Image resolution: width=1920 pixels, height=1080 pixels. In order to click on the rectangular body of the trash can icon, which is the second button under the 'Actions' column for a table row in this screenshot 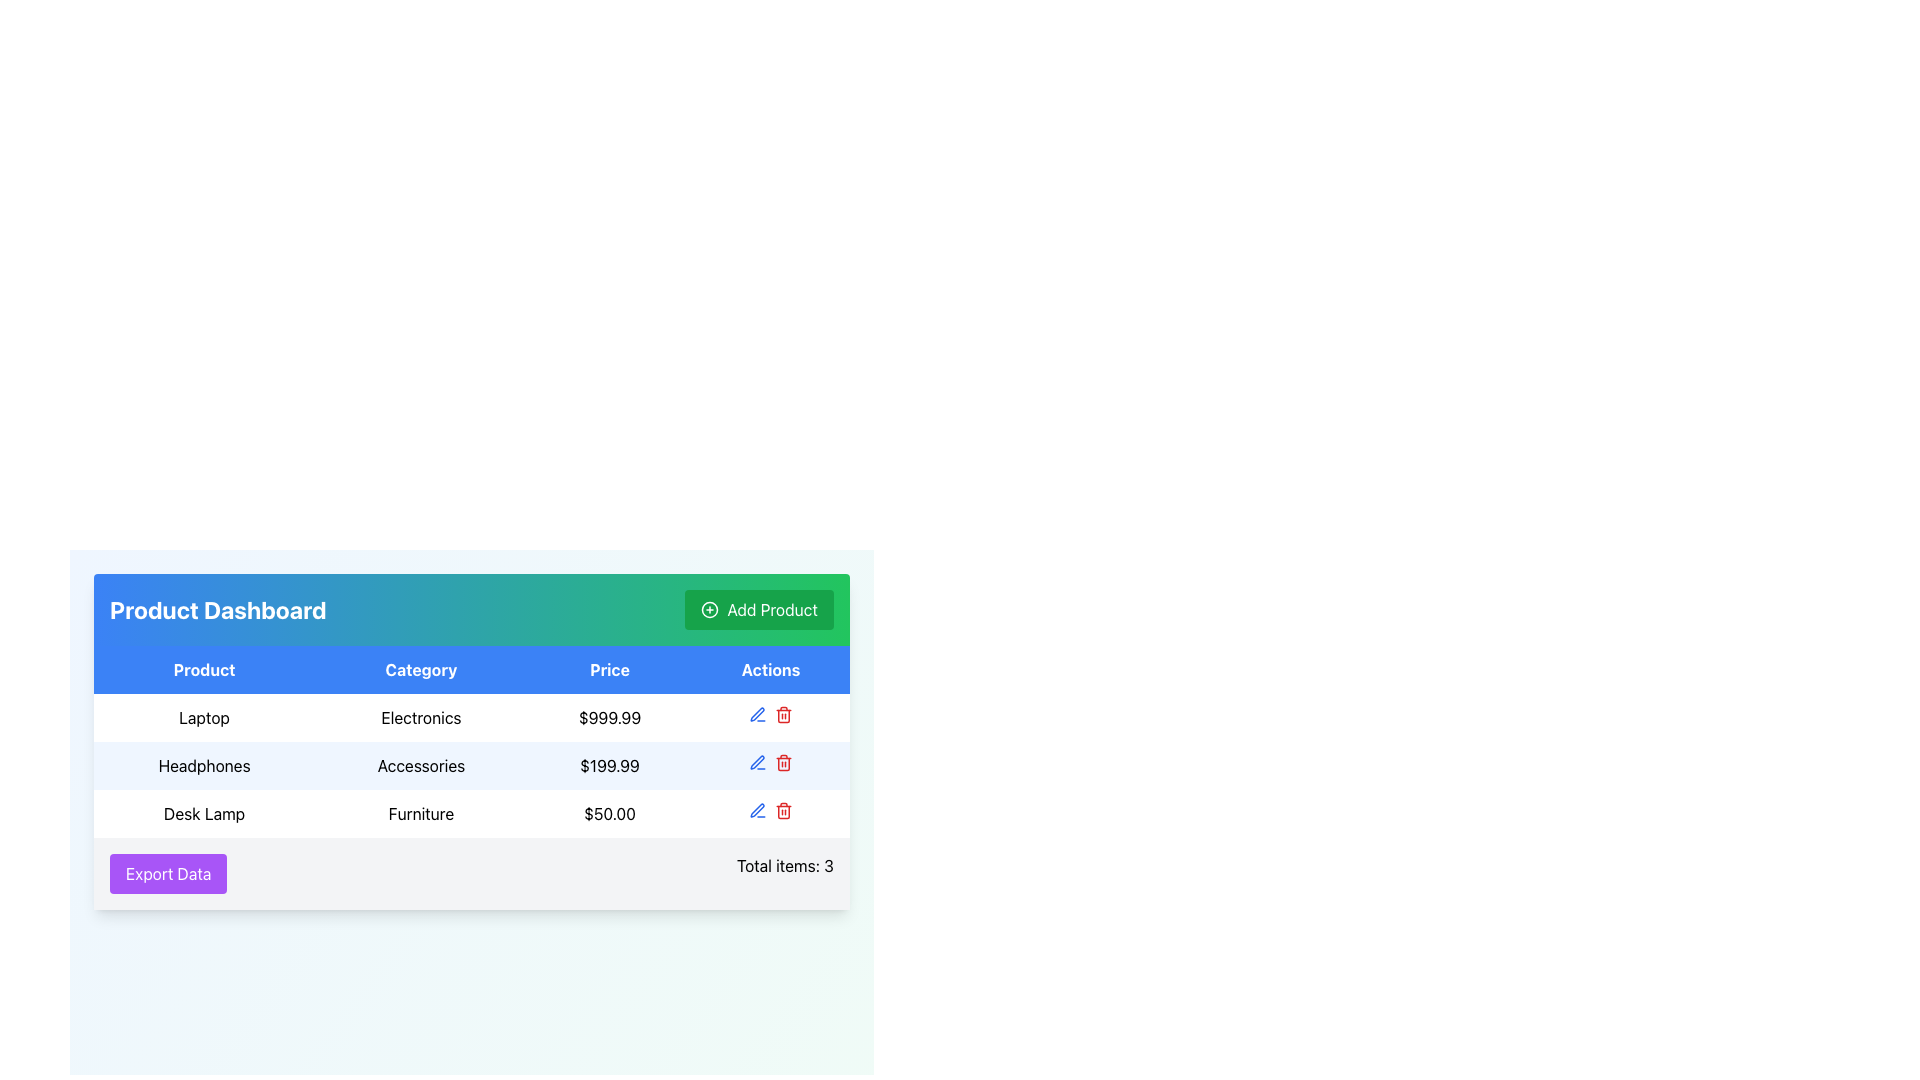, I will do `click(783, 715)`.